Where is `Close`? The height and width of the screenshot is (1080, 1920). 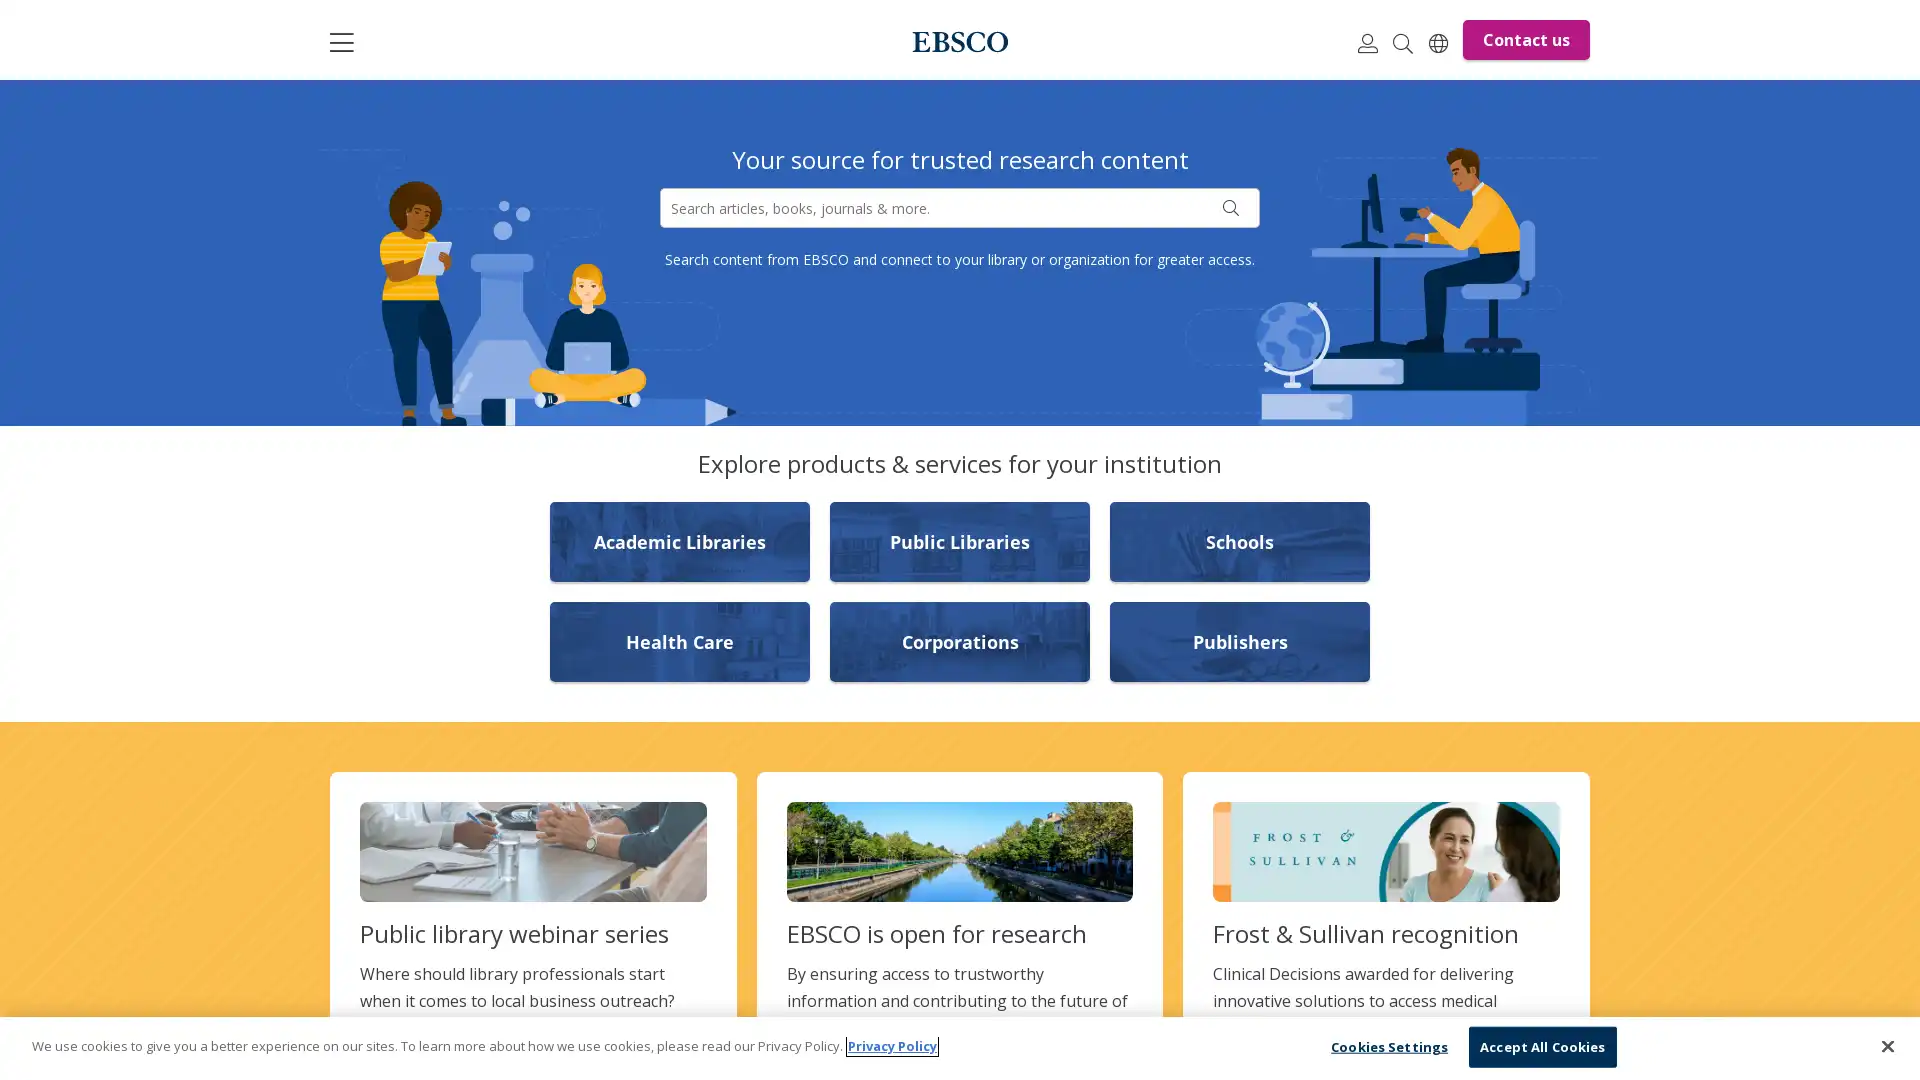 Close is located at coordinates (1886, 1044).